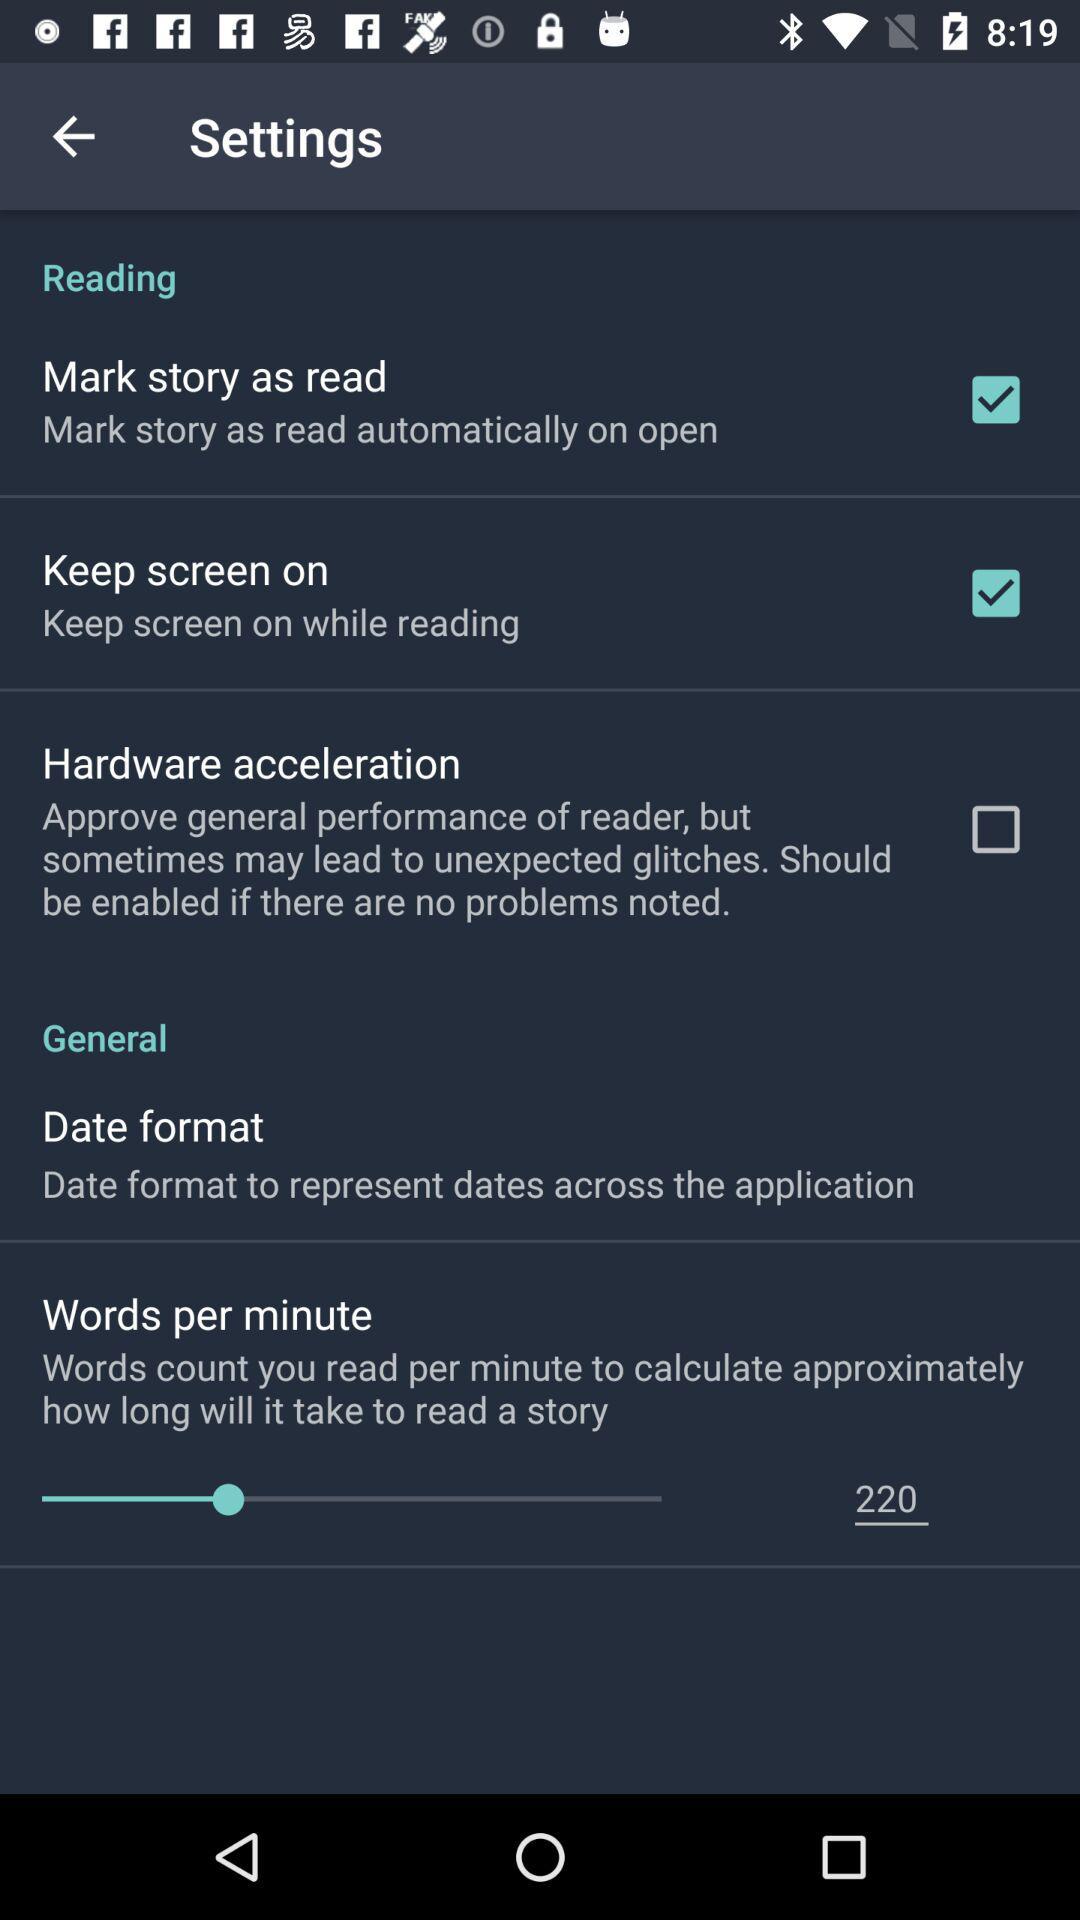  I want to click on the item below the keep screen on icon, so click(250, 761).